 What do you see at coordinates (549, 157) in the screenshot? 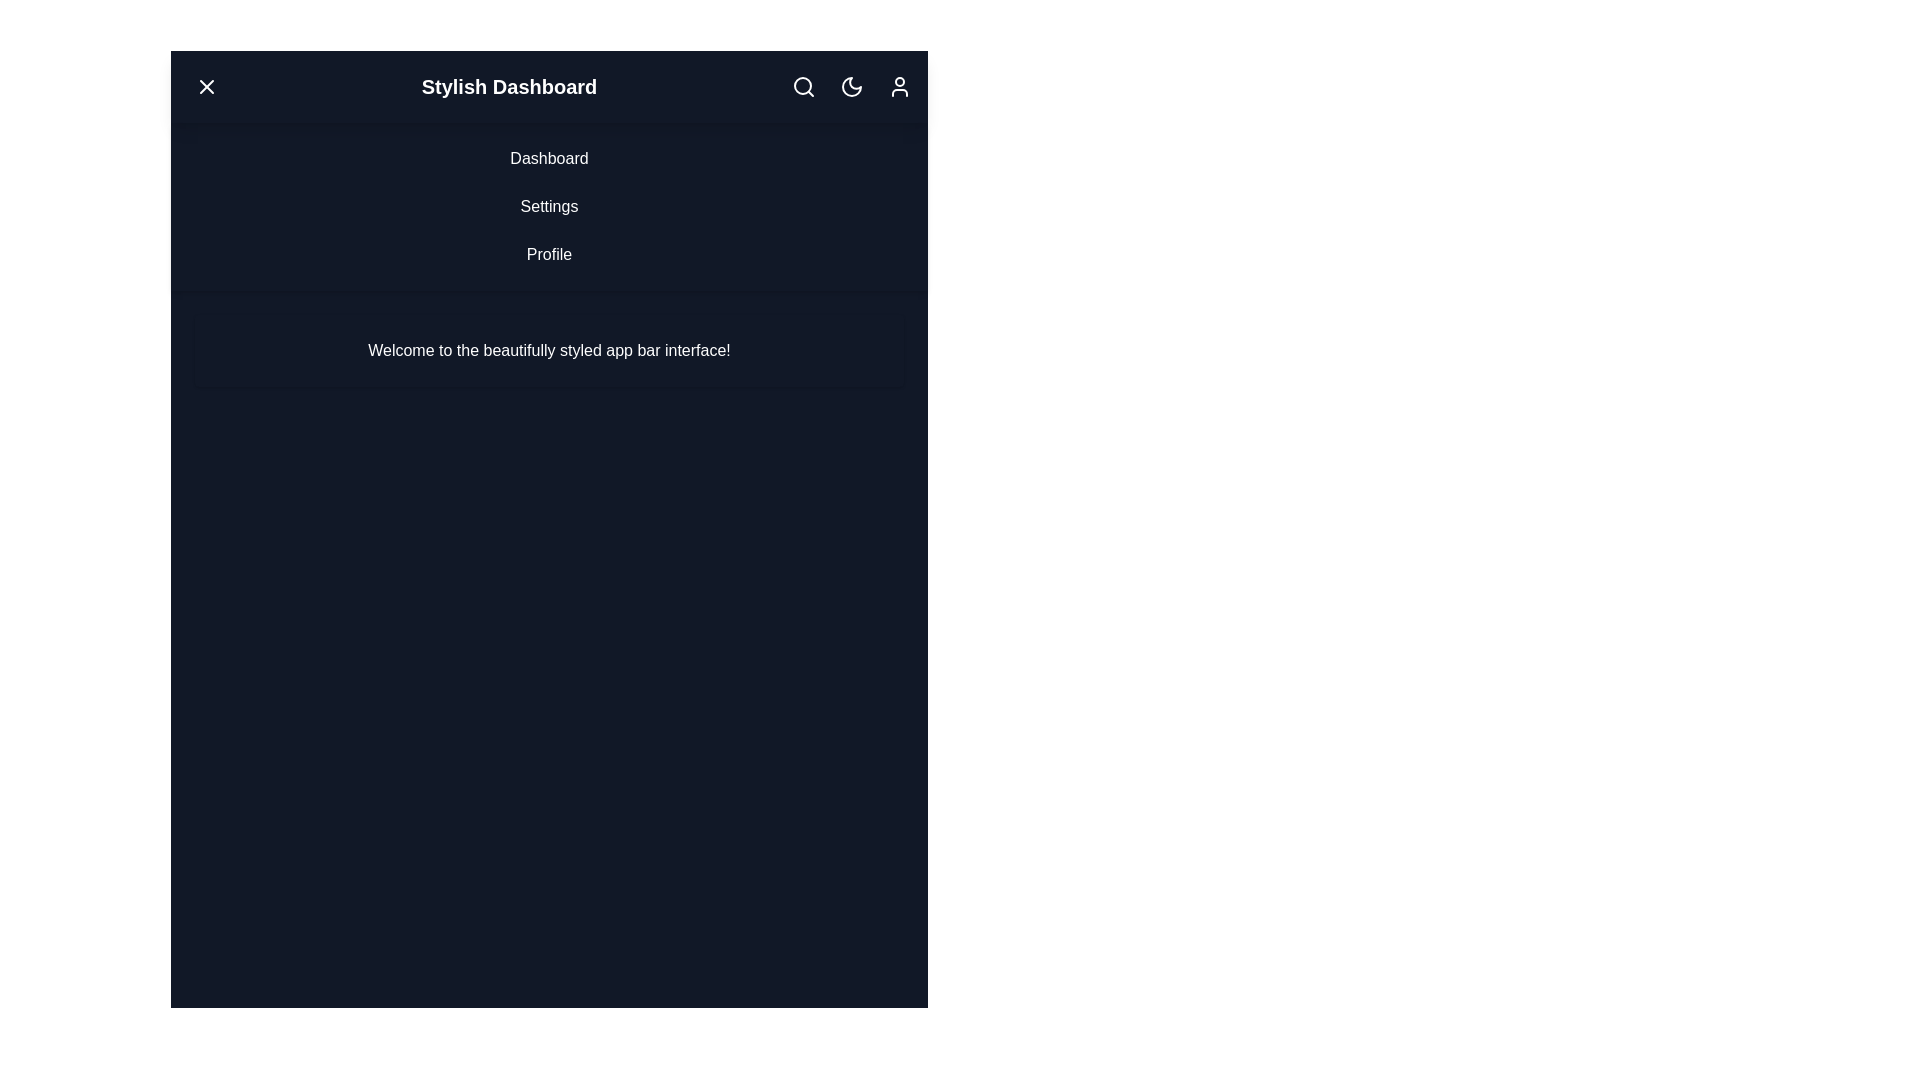
I see `the menu item Dashboard to navigate to the corresponding section` at bounding box center [549, 157].